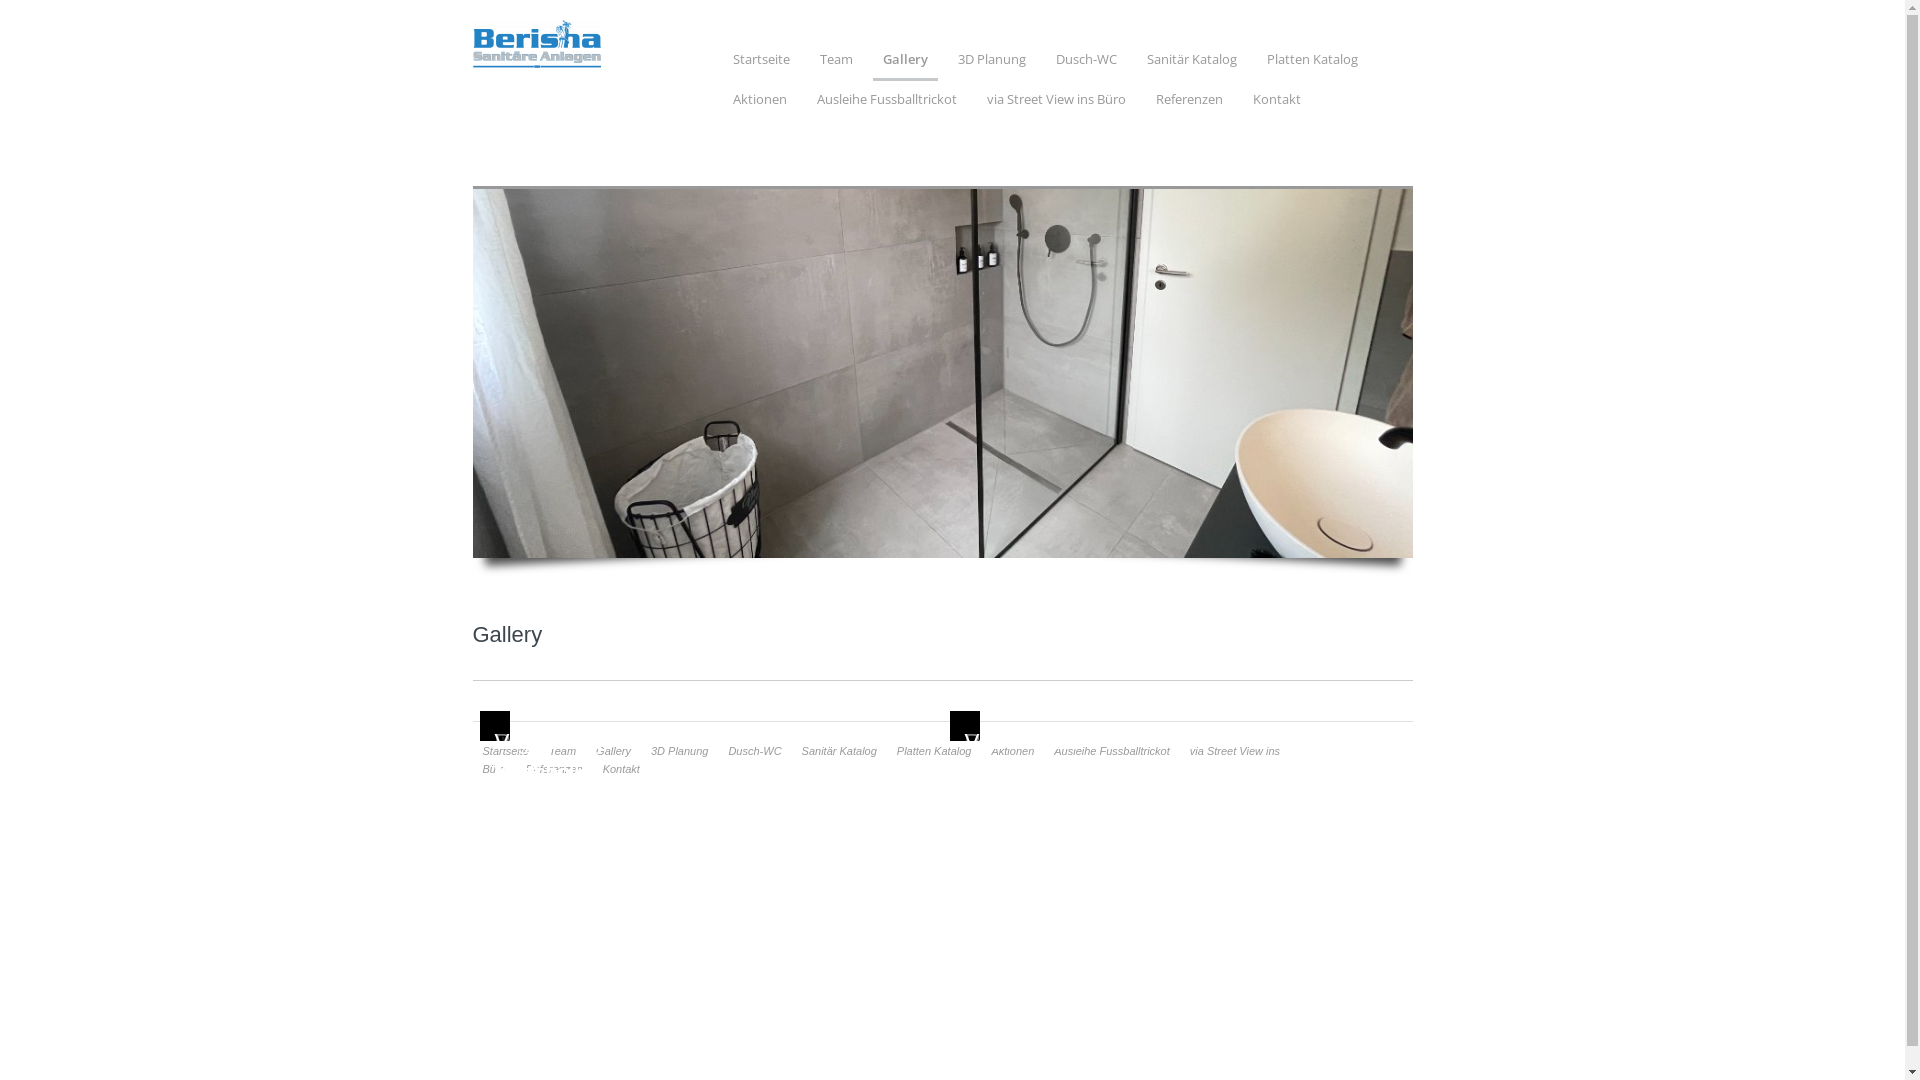 The width and height of the screenshot is (1920, 1080). Describe the element at coordinates (933, 751) in the screenshot. I see `'Platten Katalog'` at that location.